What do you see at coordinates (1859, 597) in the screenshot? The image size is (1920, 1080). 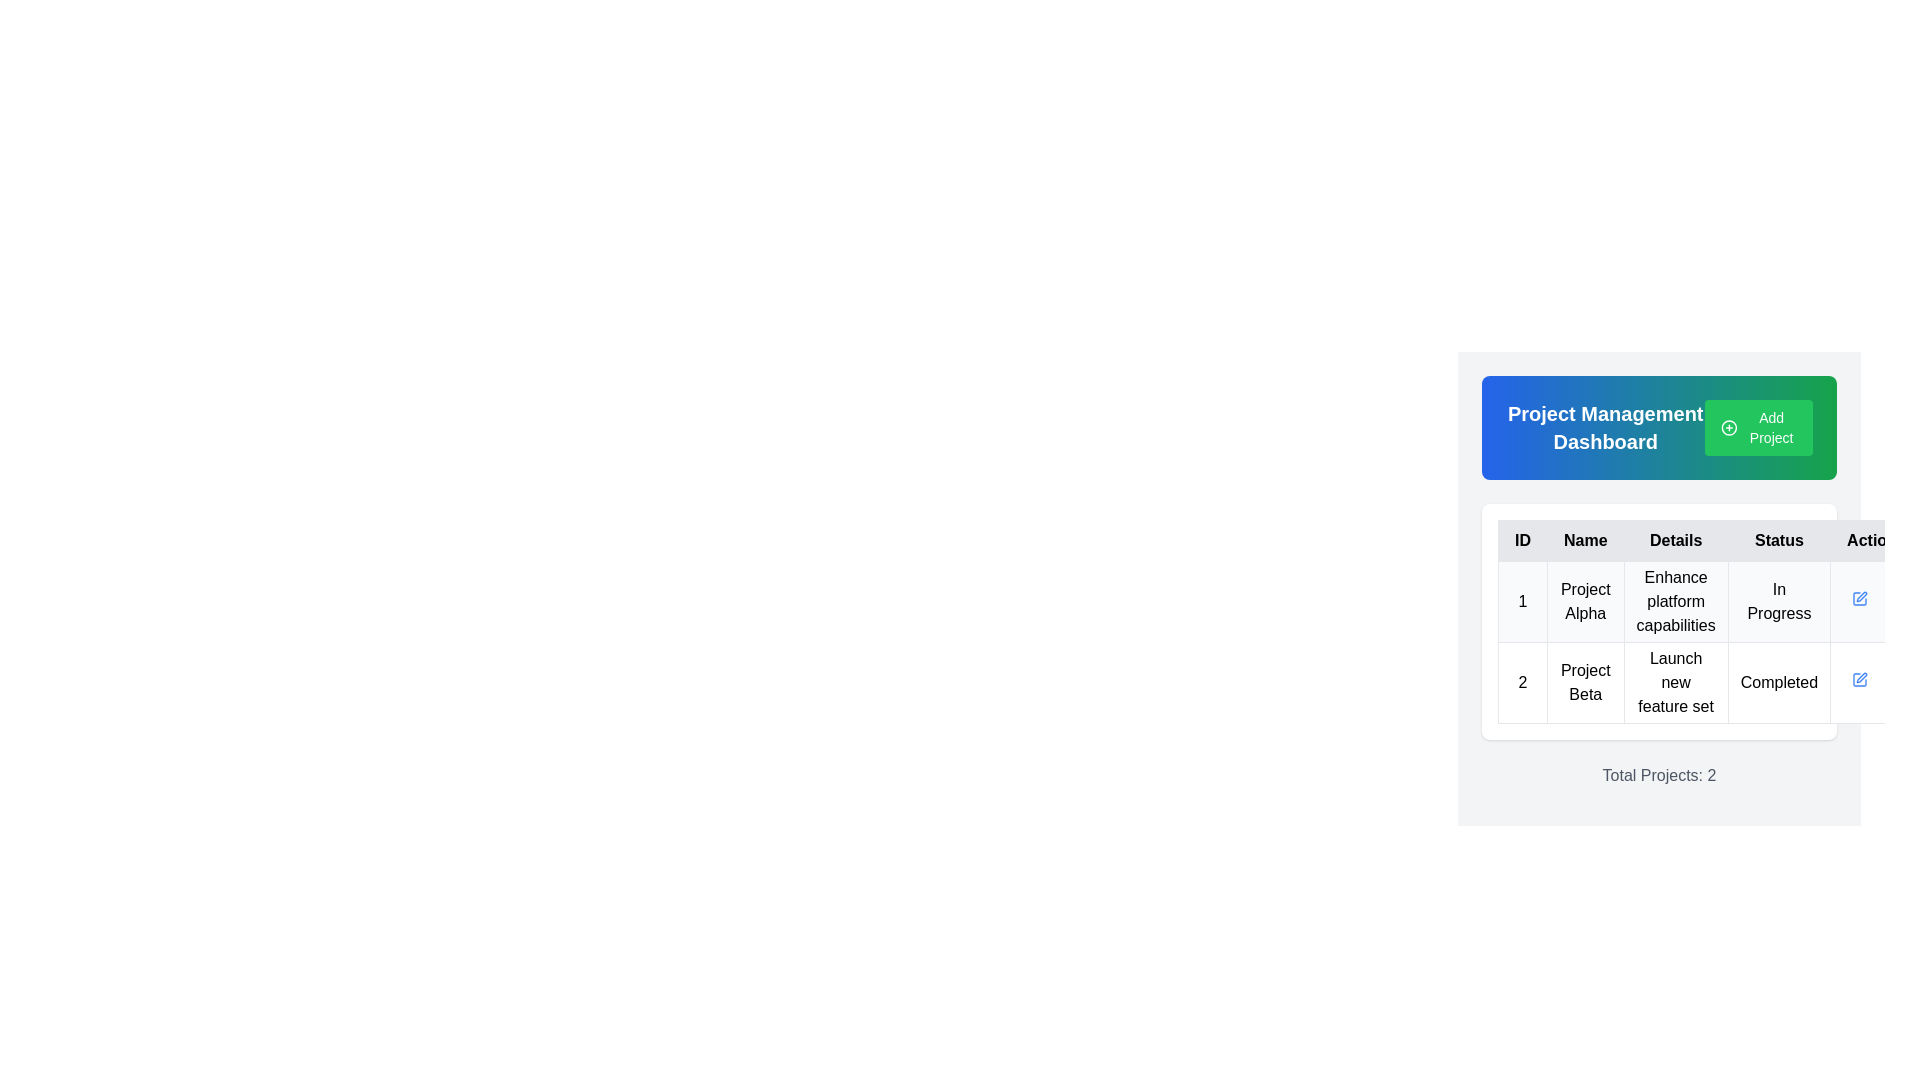 I see `the Edit button icon located in the Action column of the second row of the project information table to change its color` at bounding box center [1859, 597].